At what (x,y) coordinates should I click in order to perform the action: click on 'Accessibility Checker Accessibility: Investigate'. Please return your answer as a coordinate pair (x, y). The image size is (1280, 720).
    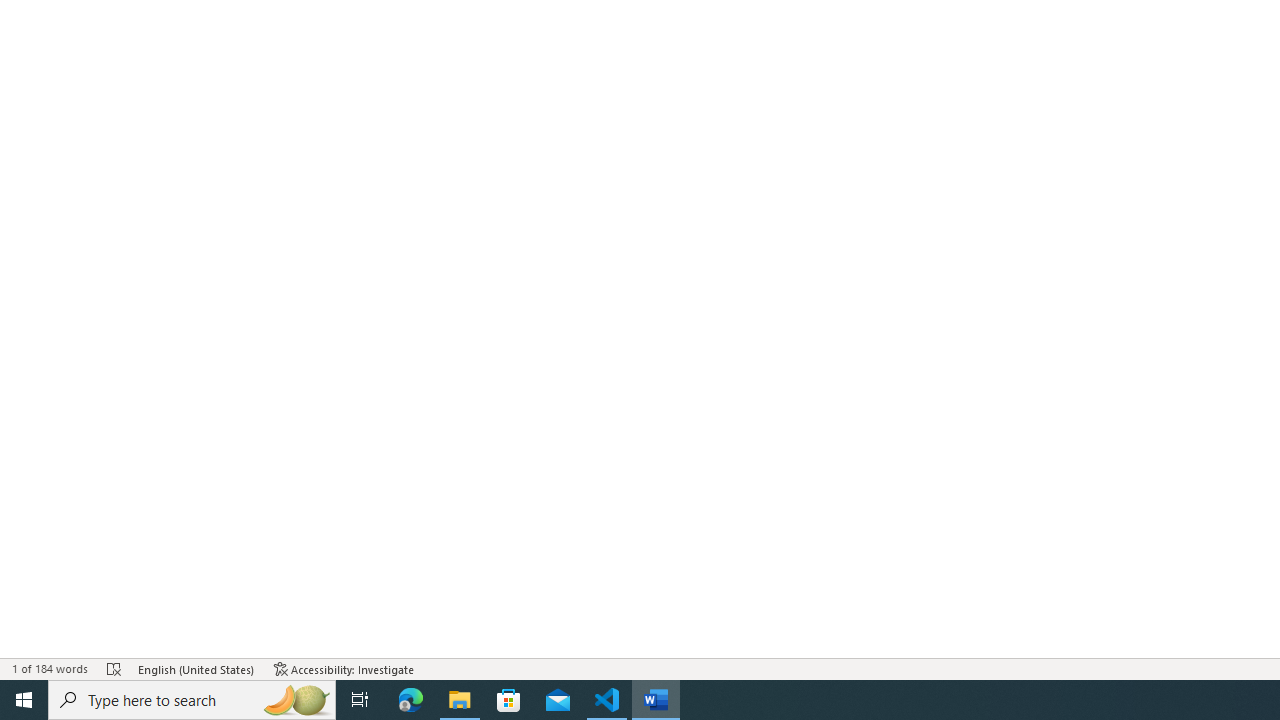
    Looking at the image, I should click on (344, 669).